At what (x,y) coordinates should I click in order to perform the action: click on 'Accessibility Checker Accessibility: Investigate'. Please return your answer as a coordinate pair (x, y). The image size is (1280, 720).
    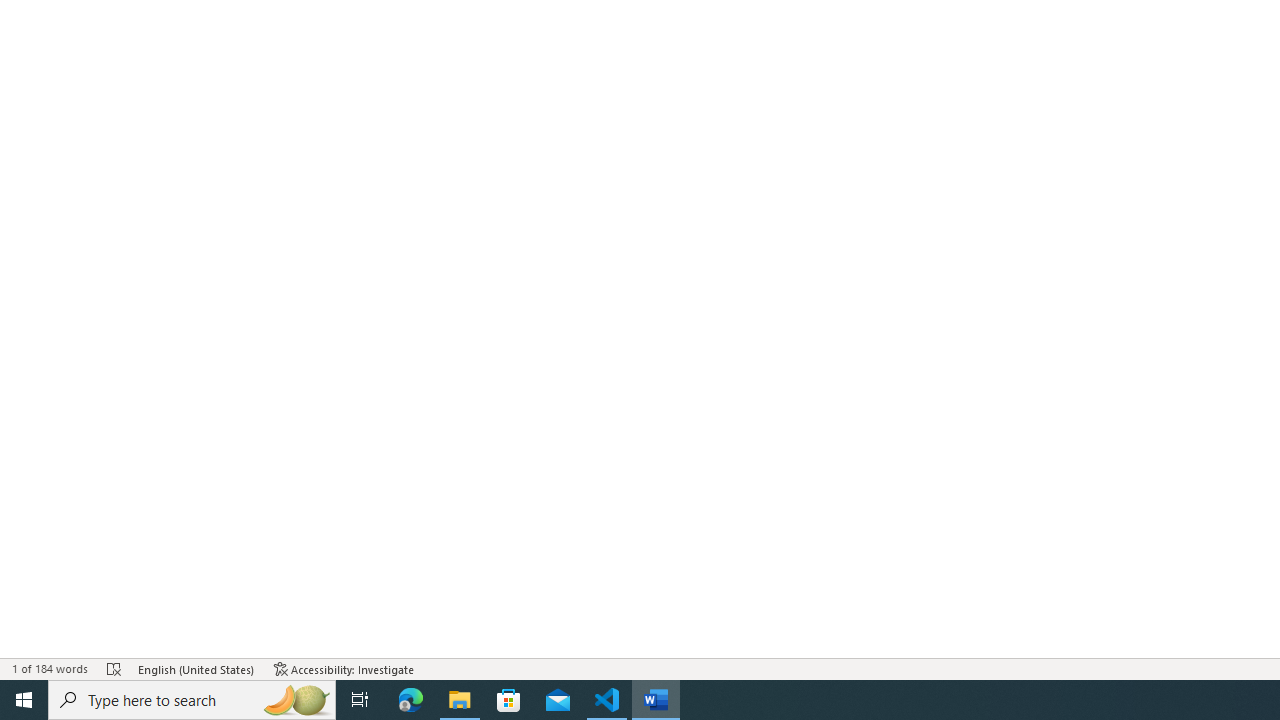
    Looking at the image, I should click on (344, 669).